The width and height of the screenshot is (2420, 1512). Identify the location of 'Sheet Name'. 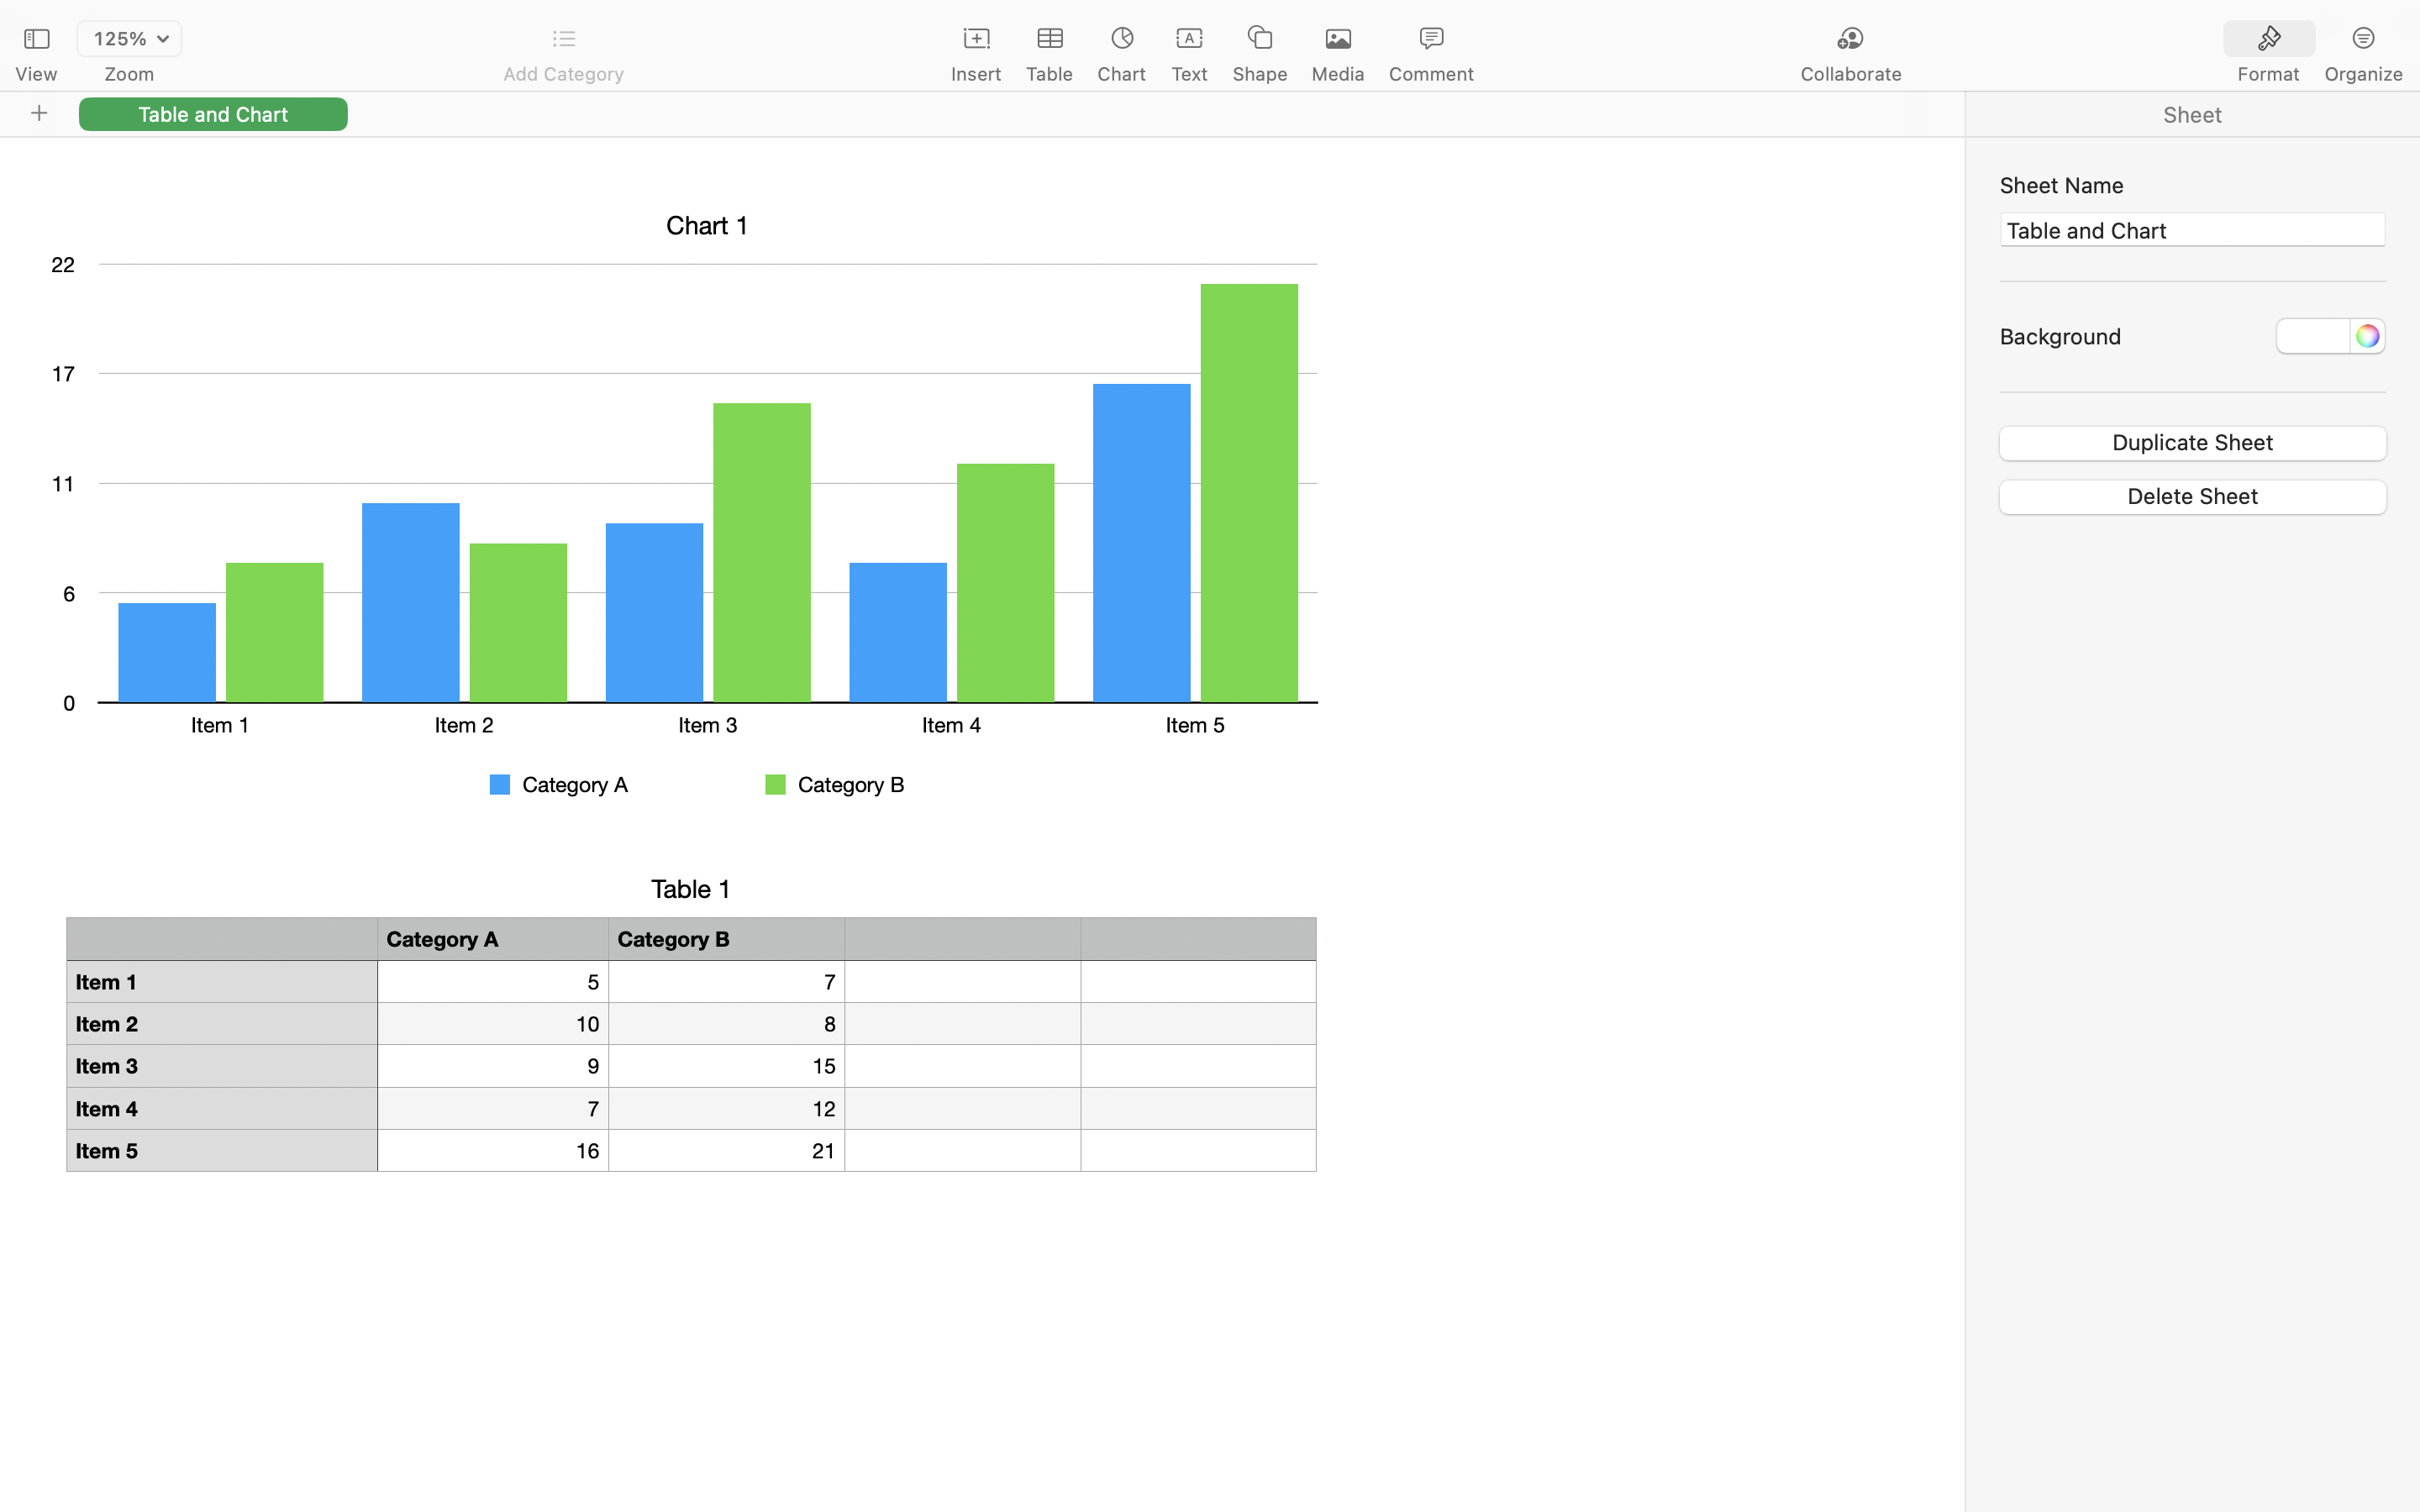
(2191, 183).